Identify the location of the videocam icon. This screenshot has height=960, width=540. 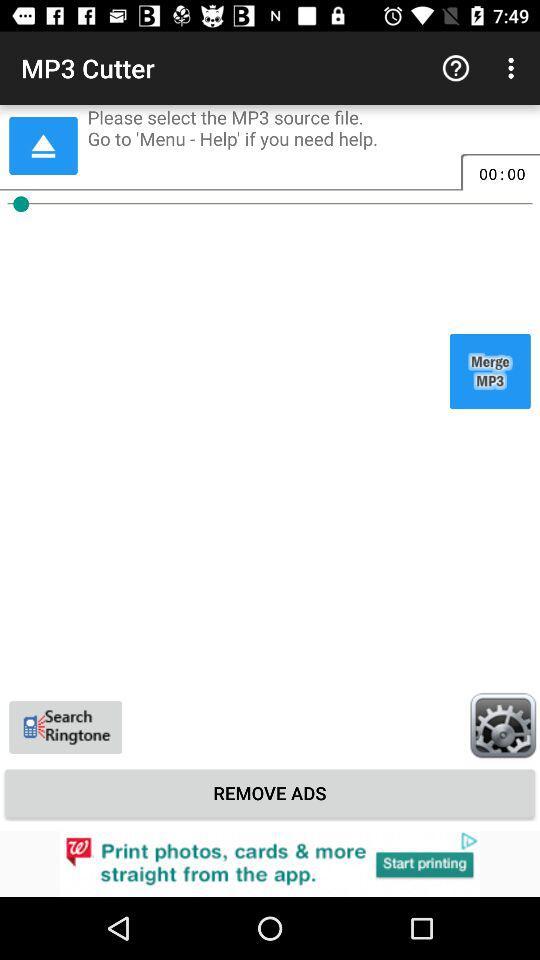
(65, 726).